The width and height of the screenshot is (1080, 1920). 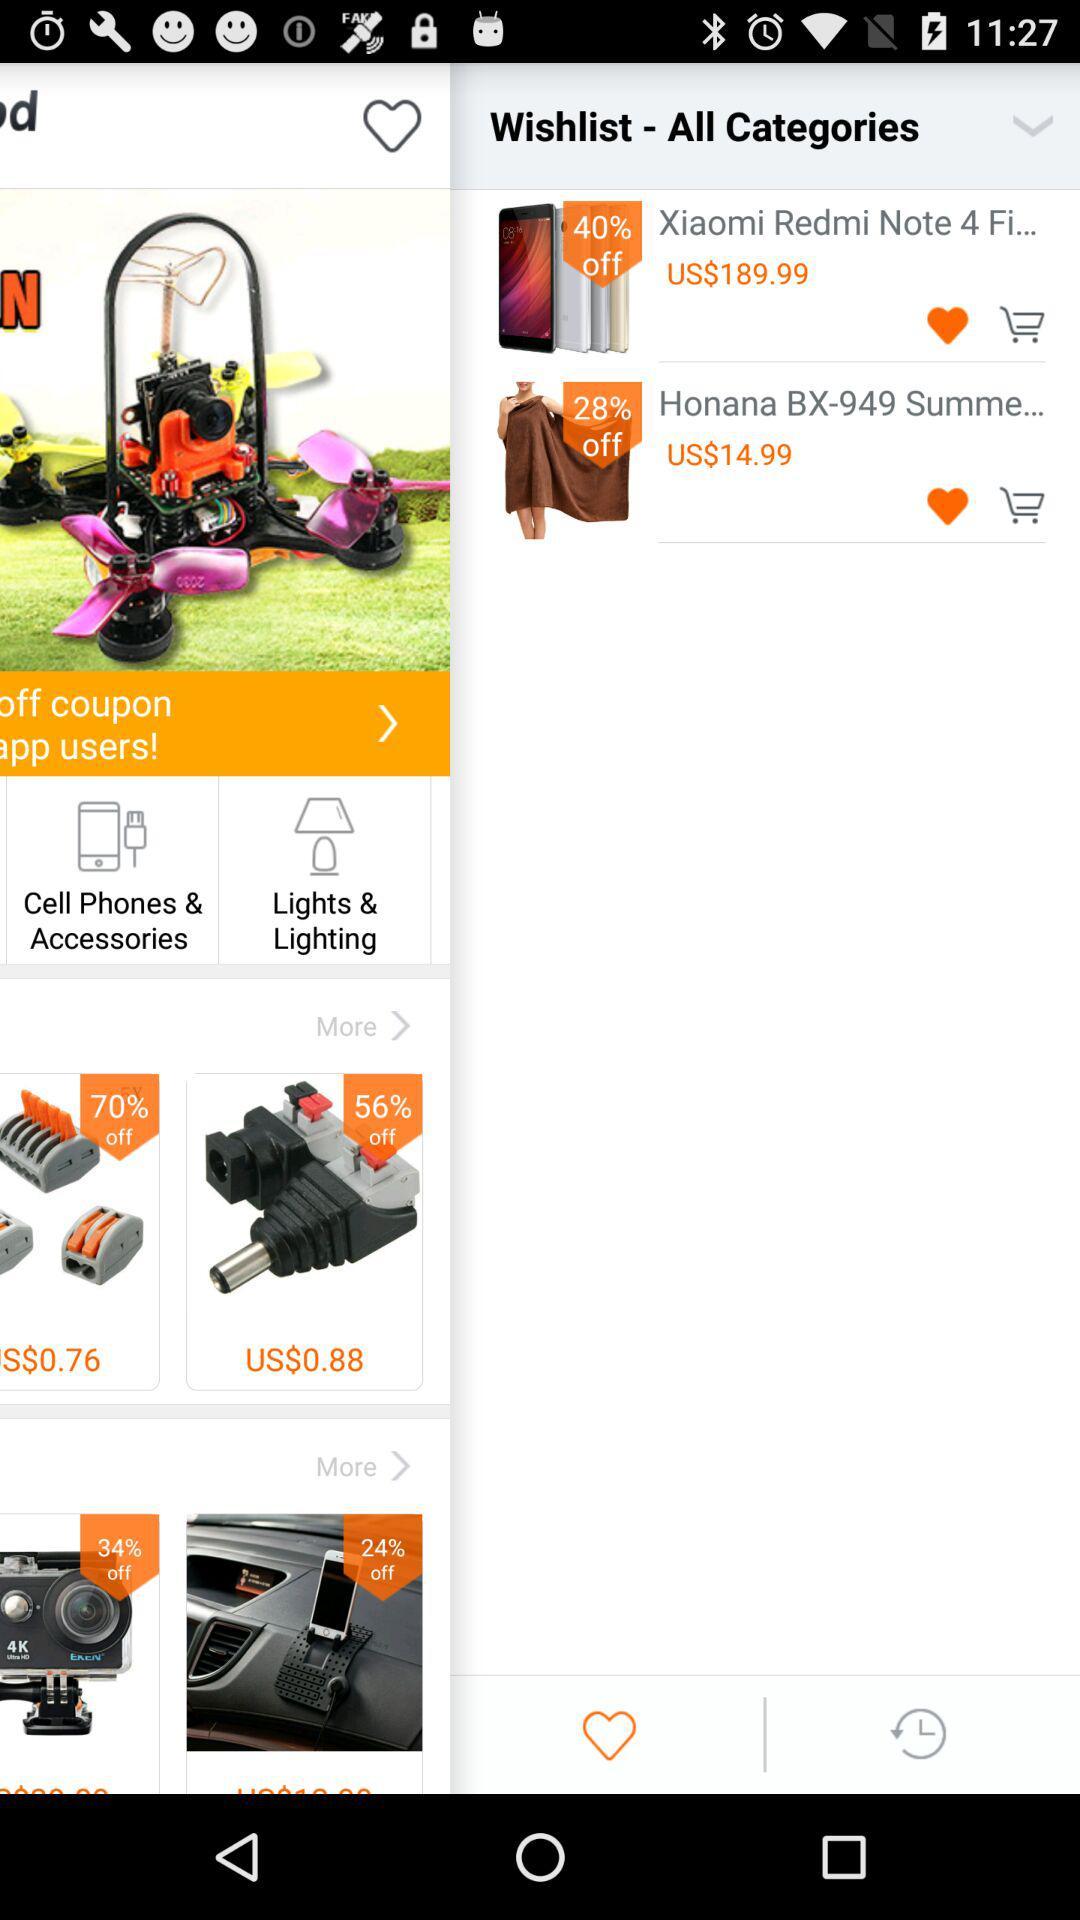 What do you see at coordinates (224, 429) in the screenshot?
I see `product` at bounding box center [224, 429].